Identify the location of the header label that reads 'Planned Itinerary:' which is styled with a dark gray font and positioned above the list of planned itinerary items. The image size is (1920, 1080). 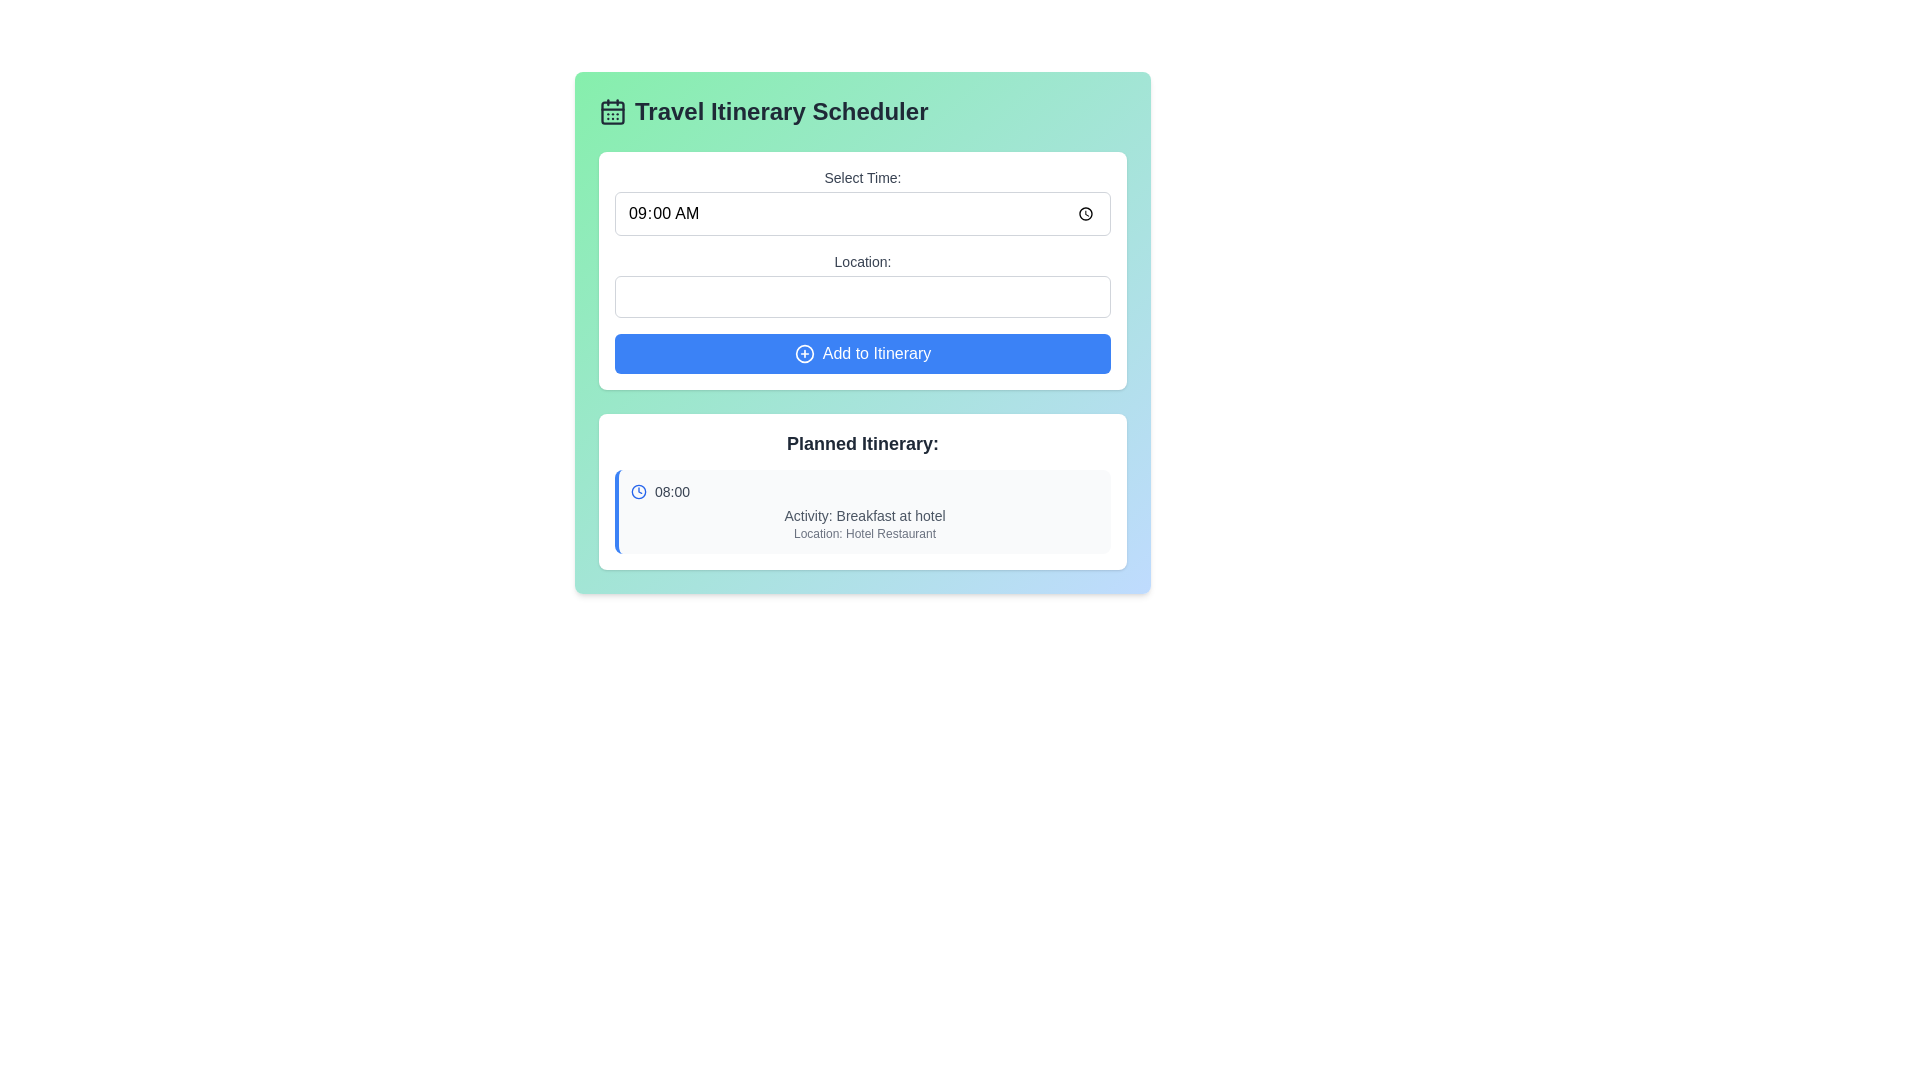
(863, 442).